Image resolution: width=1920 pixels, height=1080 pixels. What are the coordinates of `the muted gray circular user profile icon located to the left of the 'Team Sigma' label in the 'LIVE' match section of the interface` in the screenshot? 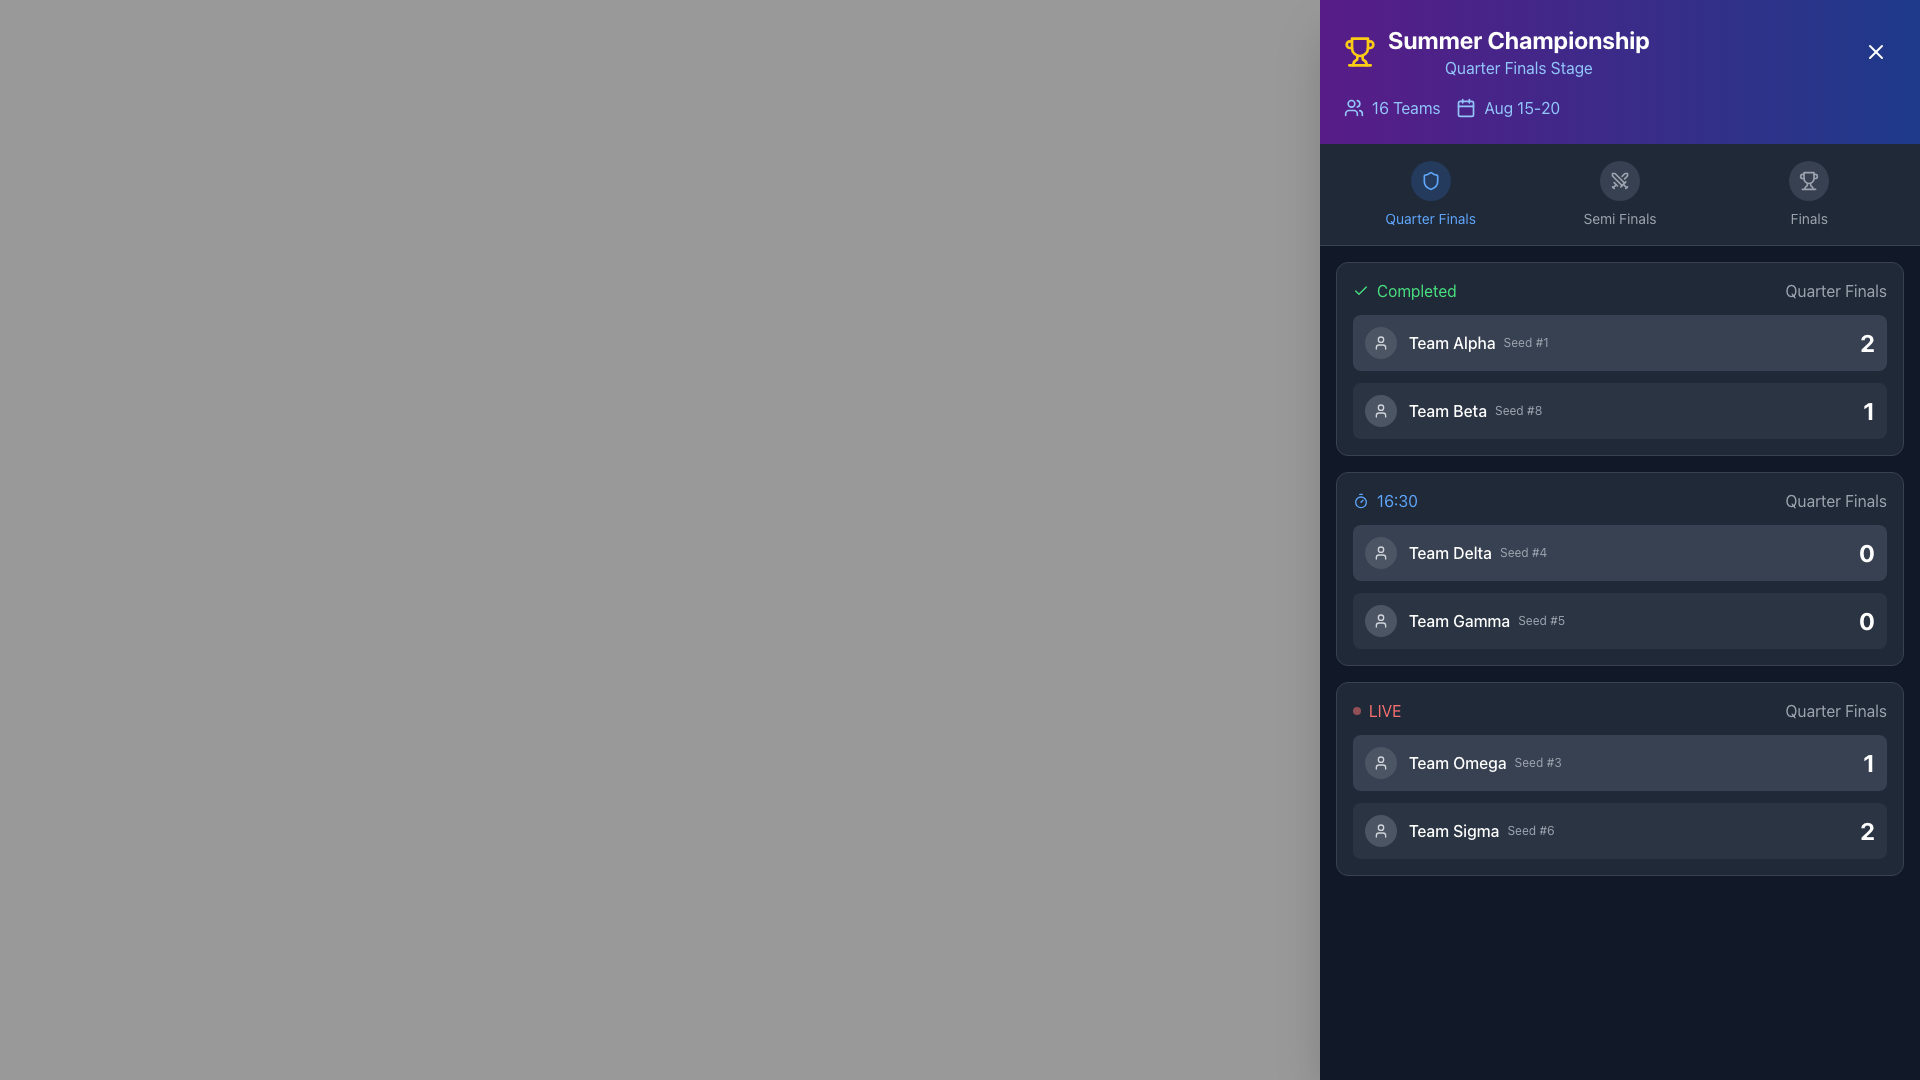 It's located at (1380, 830).